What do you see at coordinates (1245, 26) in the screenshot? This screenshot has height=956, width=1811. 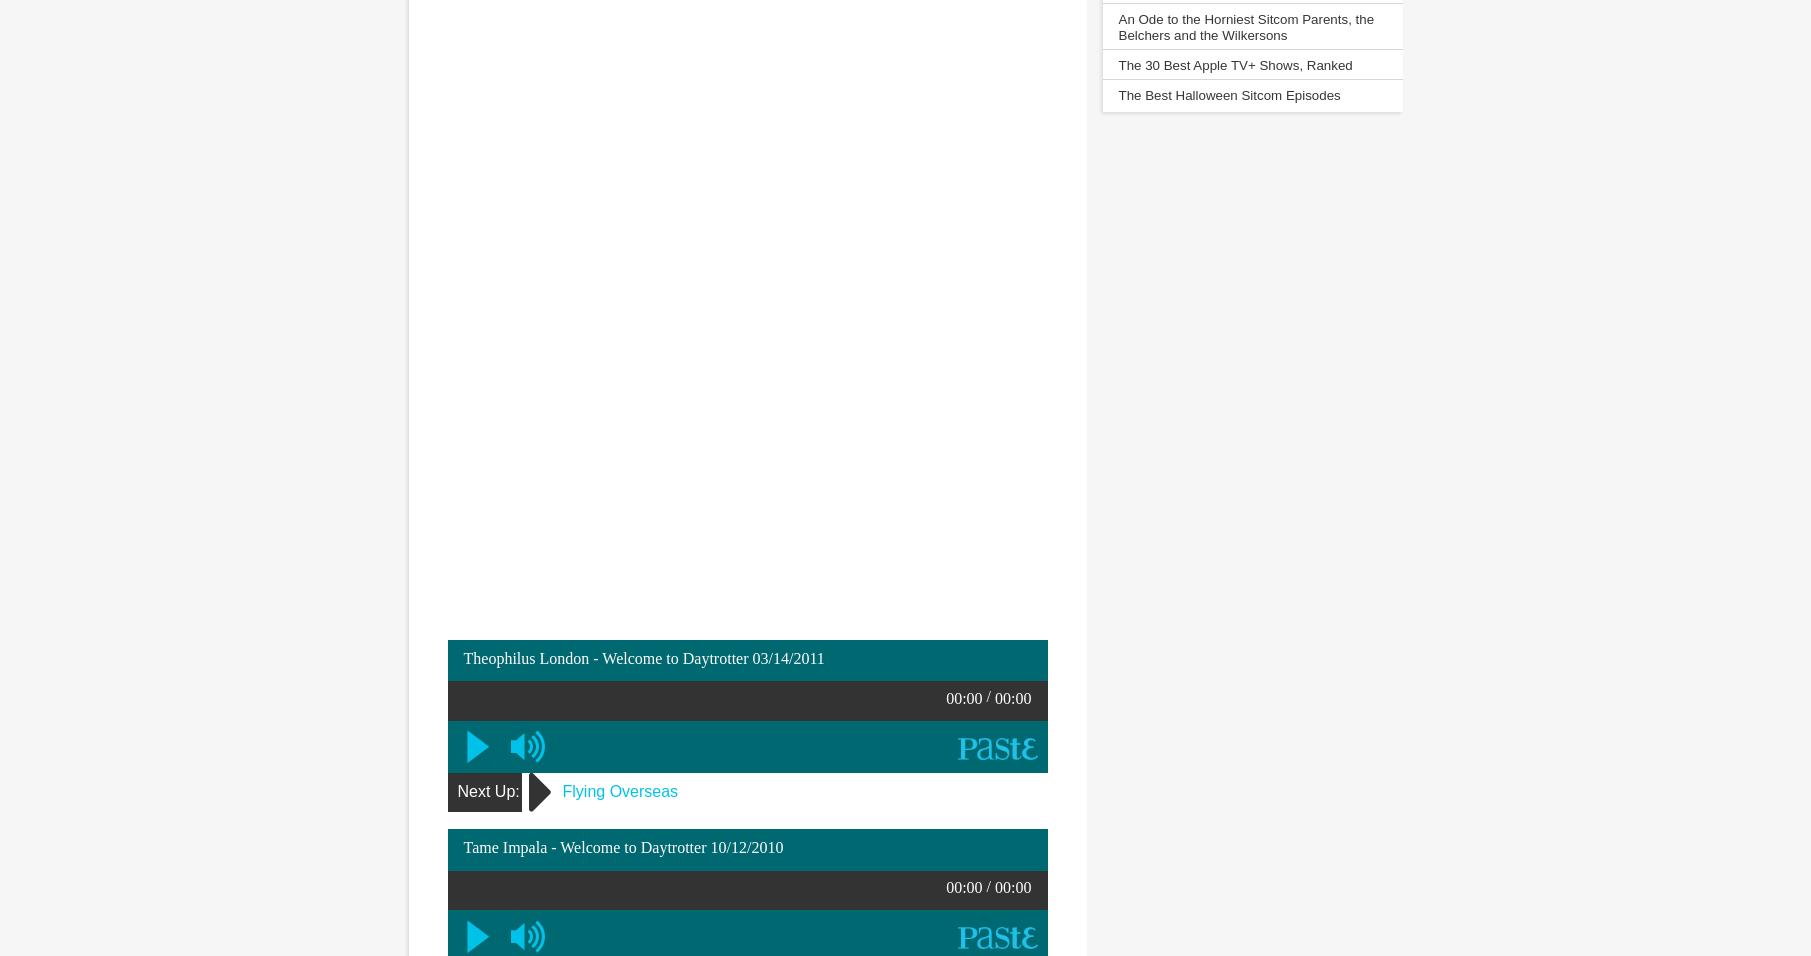 I see `'An Ode to the Horniest Sitcom Parents, the Belchers and the Wilkersons'` at bounding box center [1245, 26].